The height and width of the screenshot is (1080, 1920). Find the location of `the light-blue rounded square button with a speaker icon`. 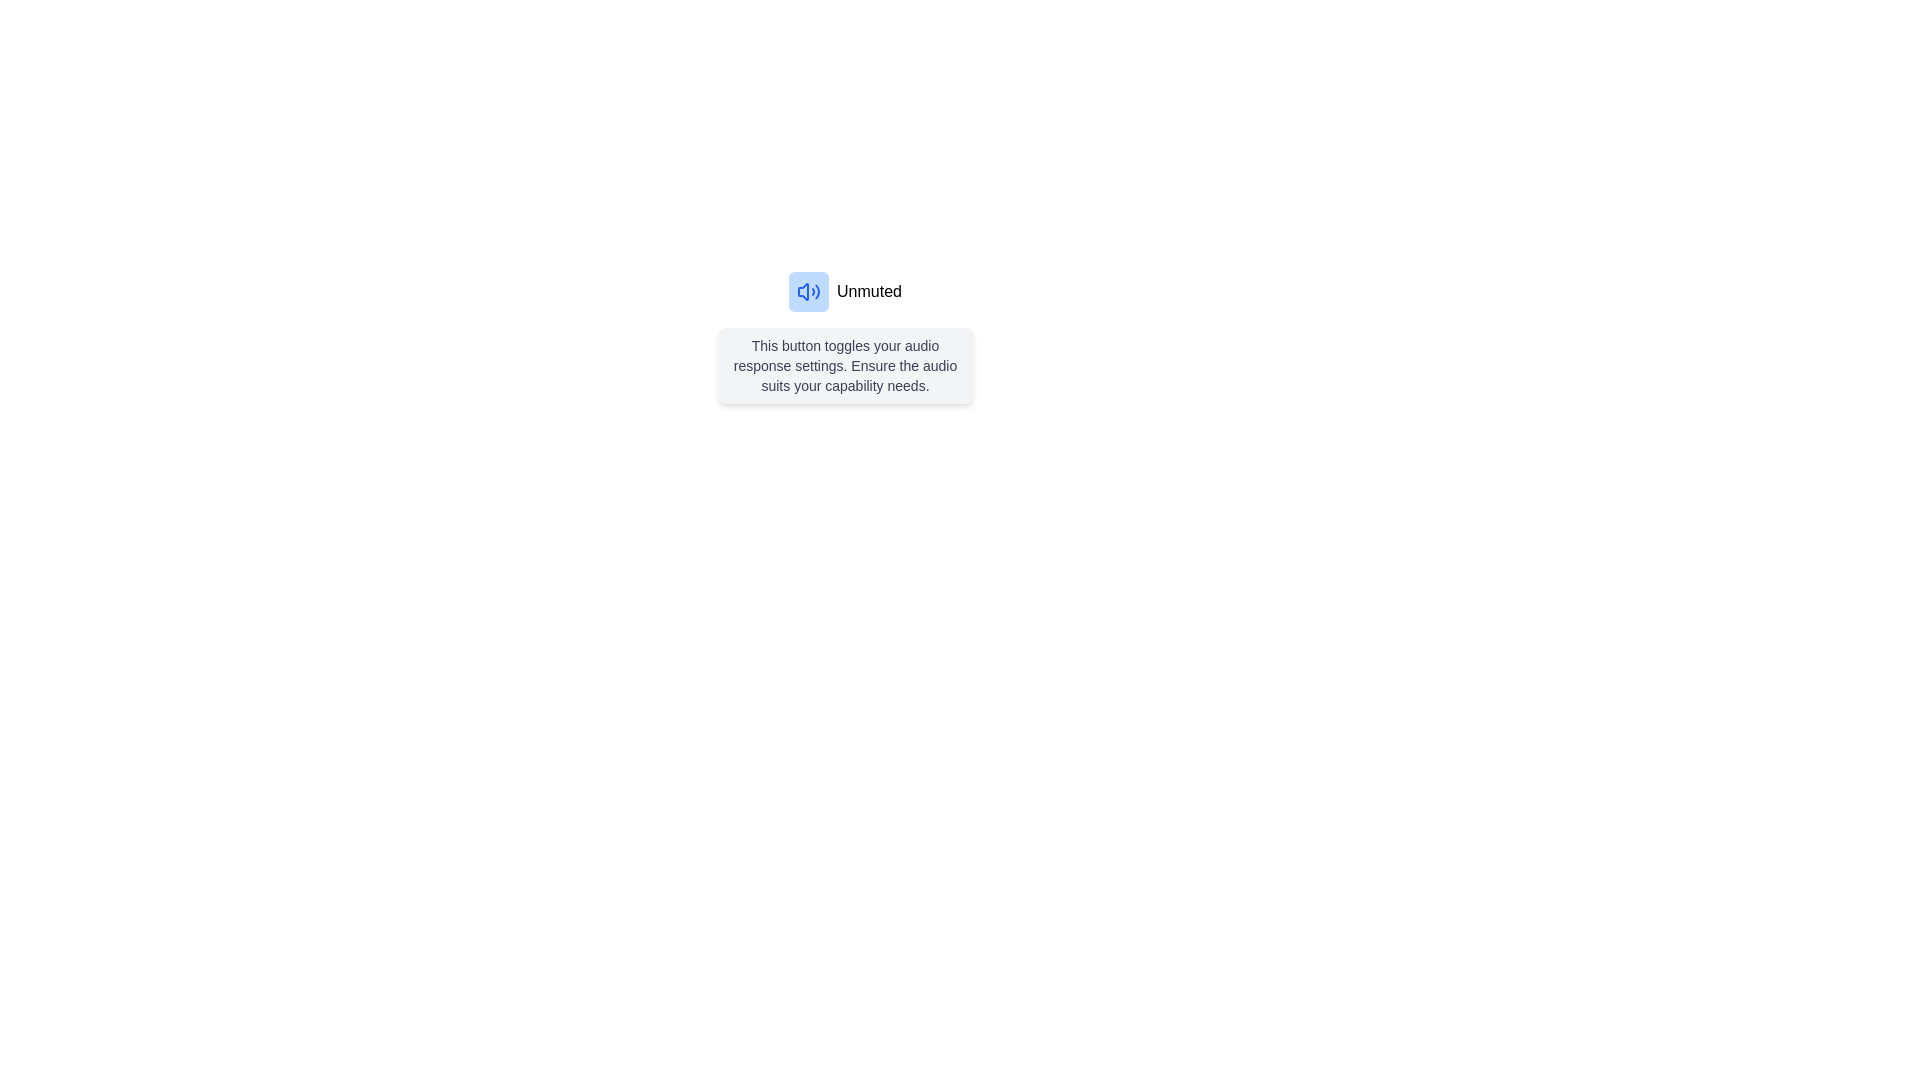

the light-blue rounded square button with a speaker icon is located at coordinates (809, 292).